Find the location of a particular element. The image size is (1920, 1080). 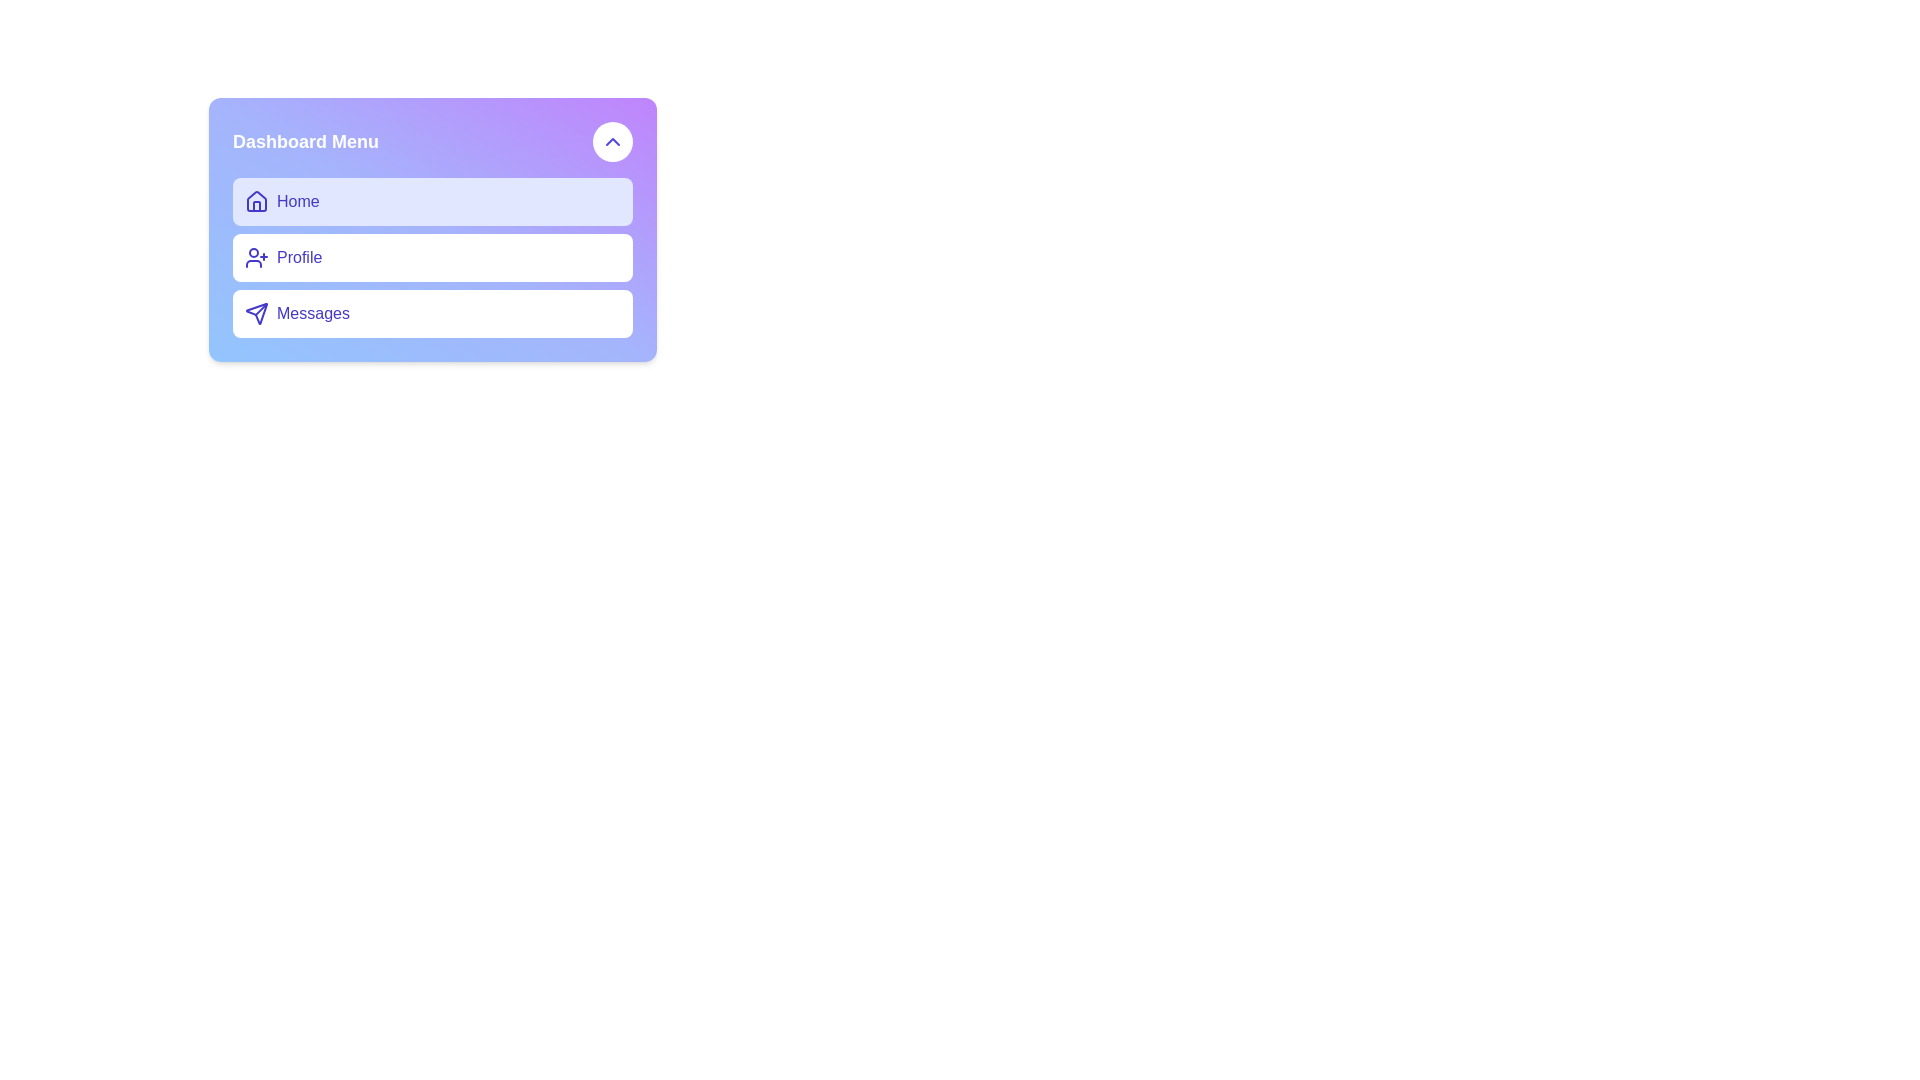

the 'Profile' menu icon located on the leftmost side of the 'Profile' menu item is located at coordinates (256, 257).